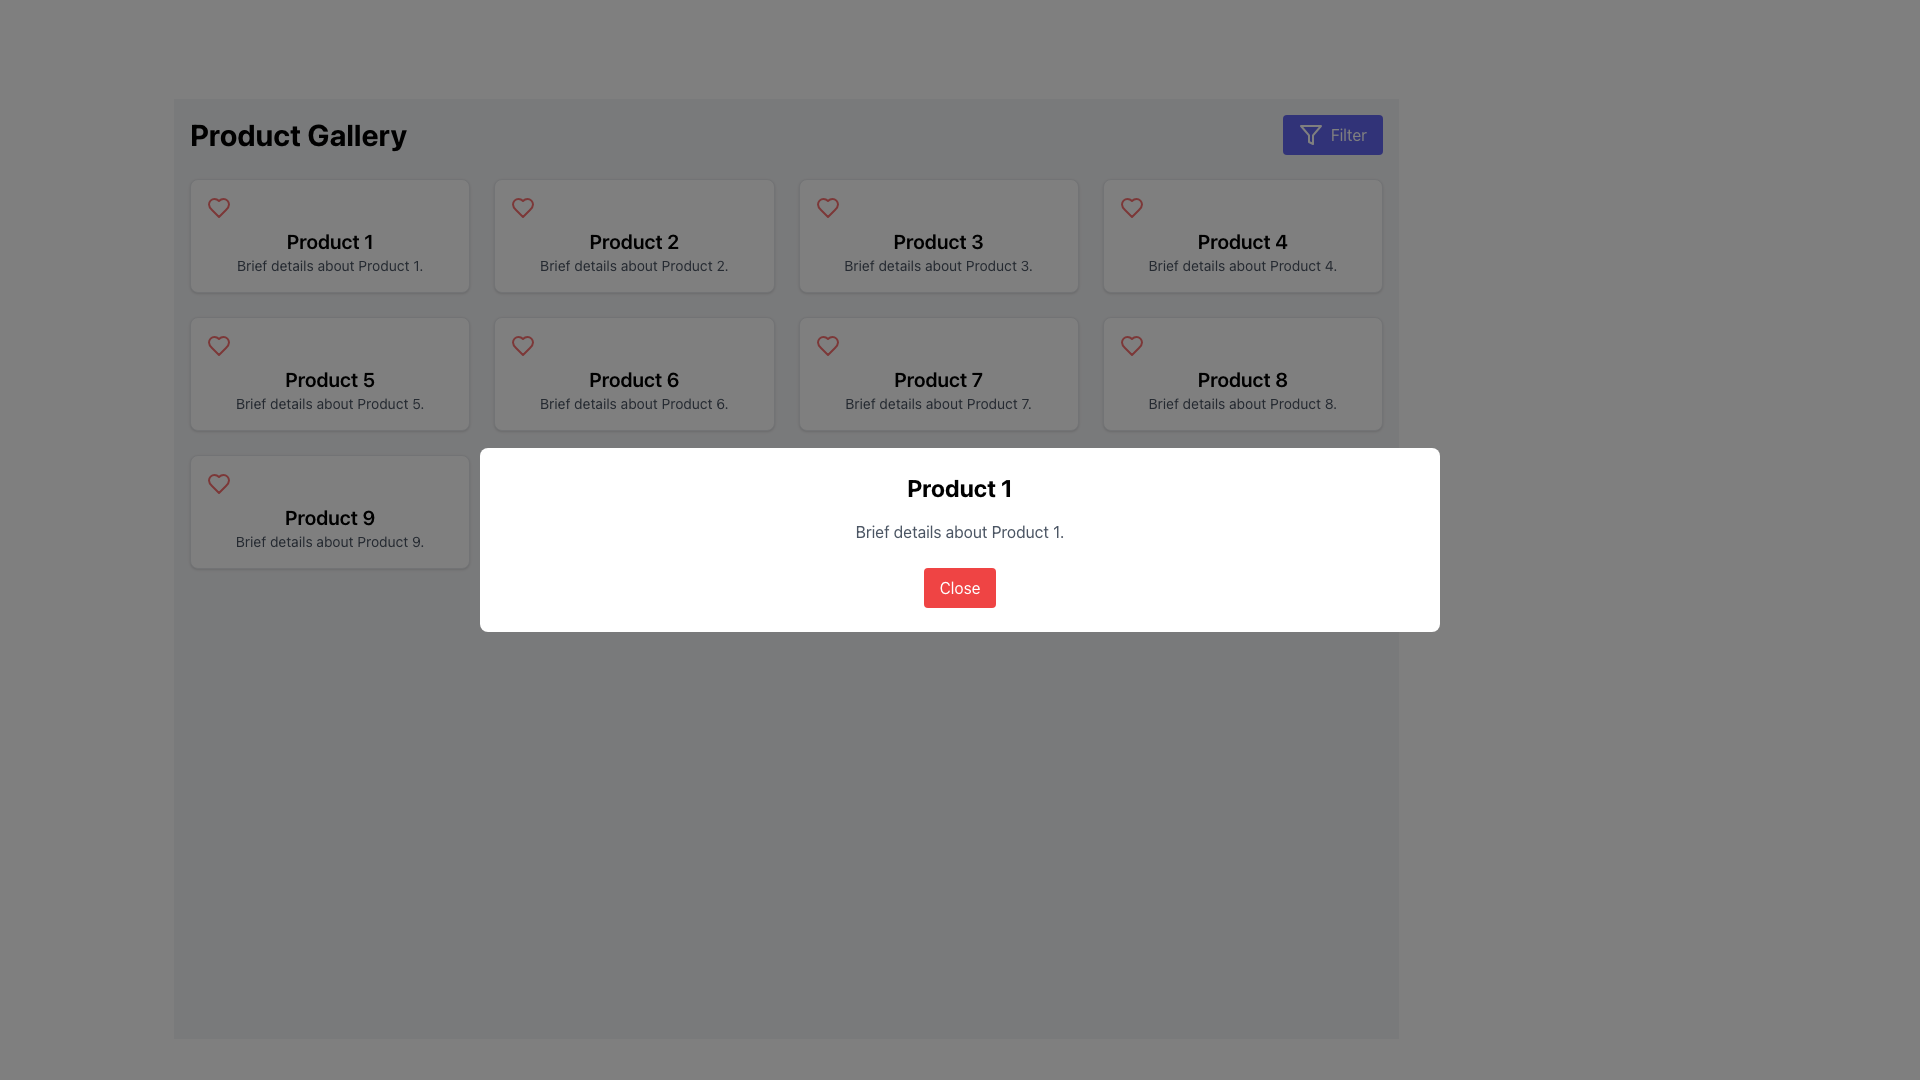  What do you see at coordinates (633, 374) in the screenshot?
I see `the product card displaying 'Product 6' which includes a red heart icon, bold text, and brief details, located in the second row and second column of the grid layout` at bounding box center [633, 374].